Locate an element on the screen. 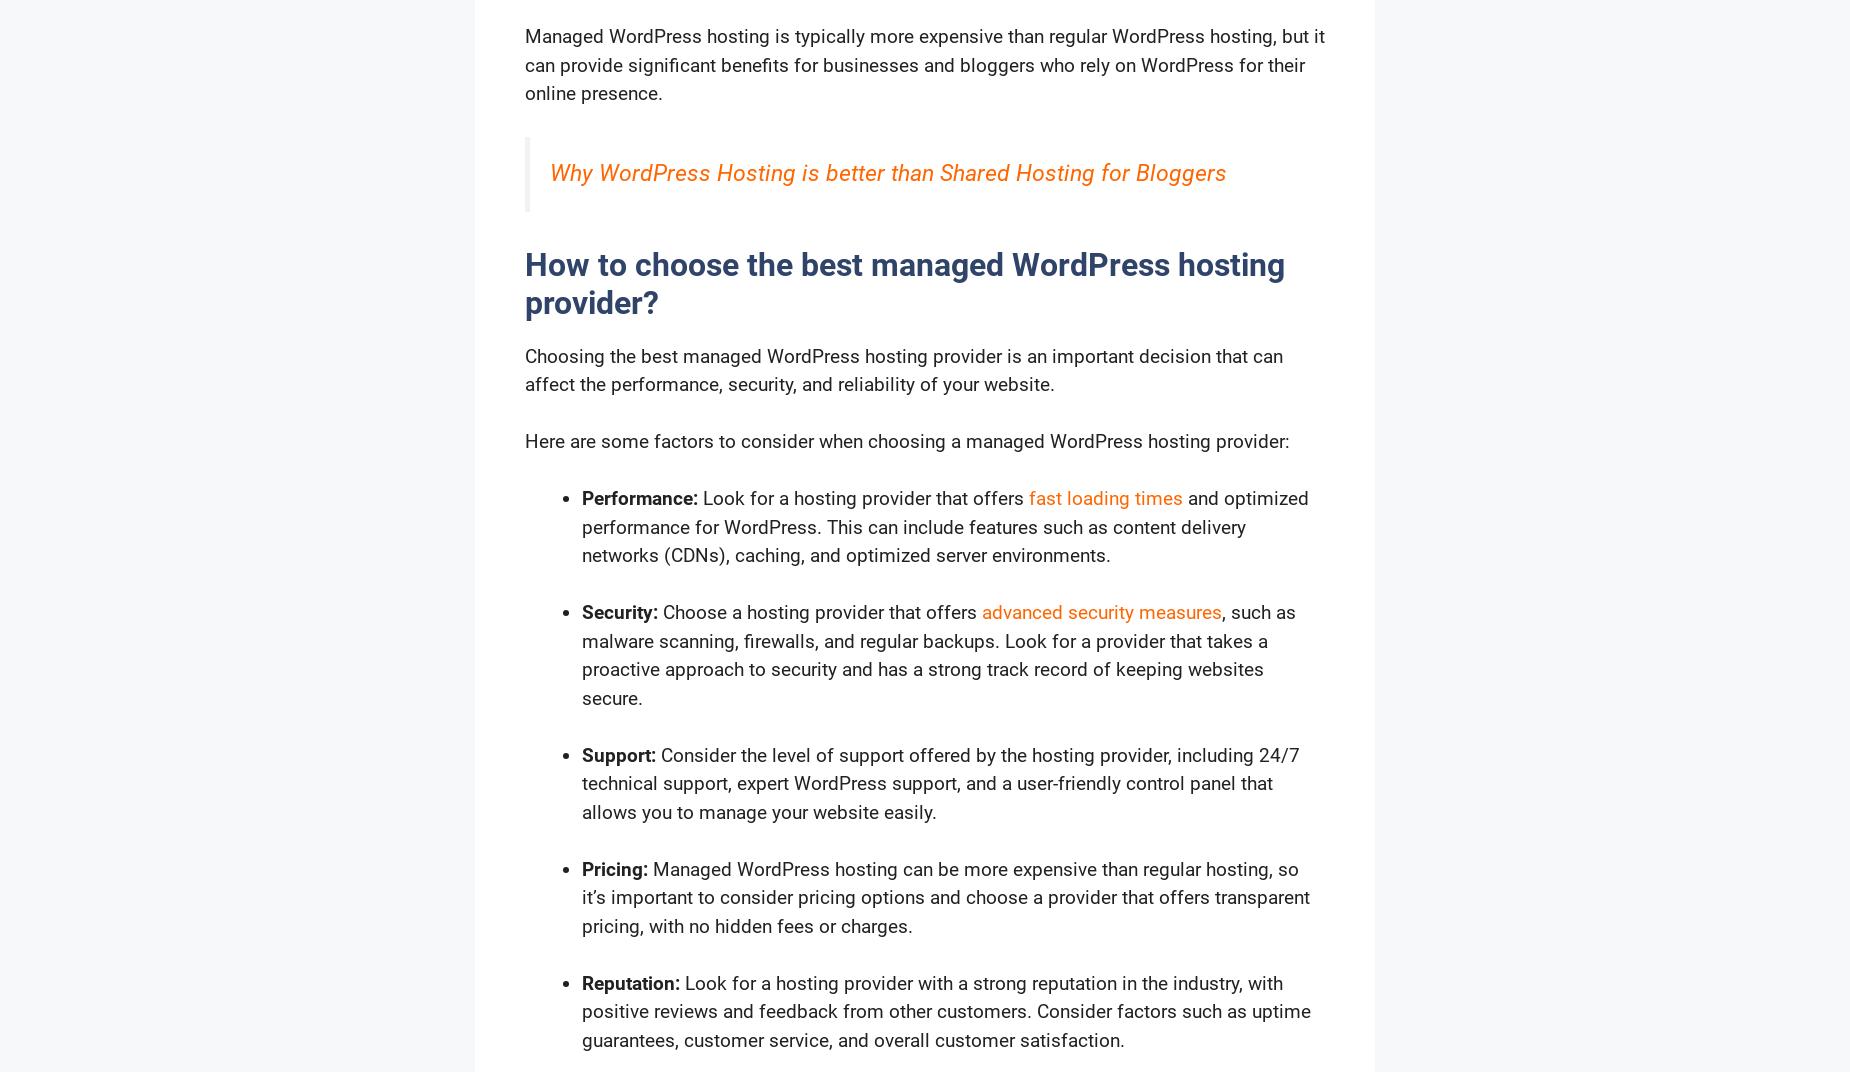 This screenshot has height=1072, width=1850. 'Support:' is located at coordinates (582, 754).